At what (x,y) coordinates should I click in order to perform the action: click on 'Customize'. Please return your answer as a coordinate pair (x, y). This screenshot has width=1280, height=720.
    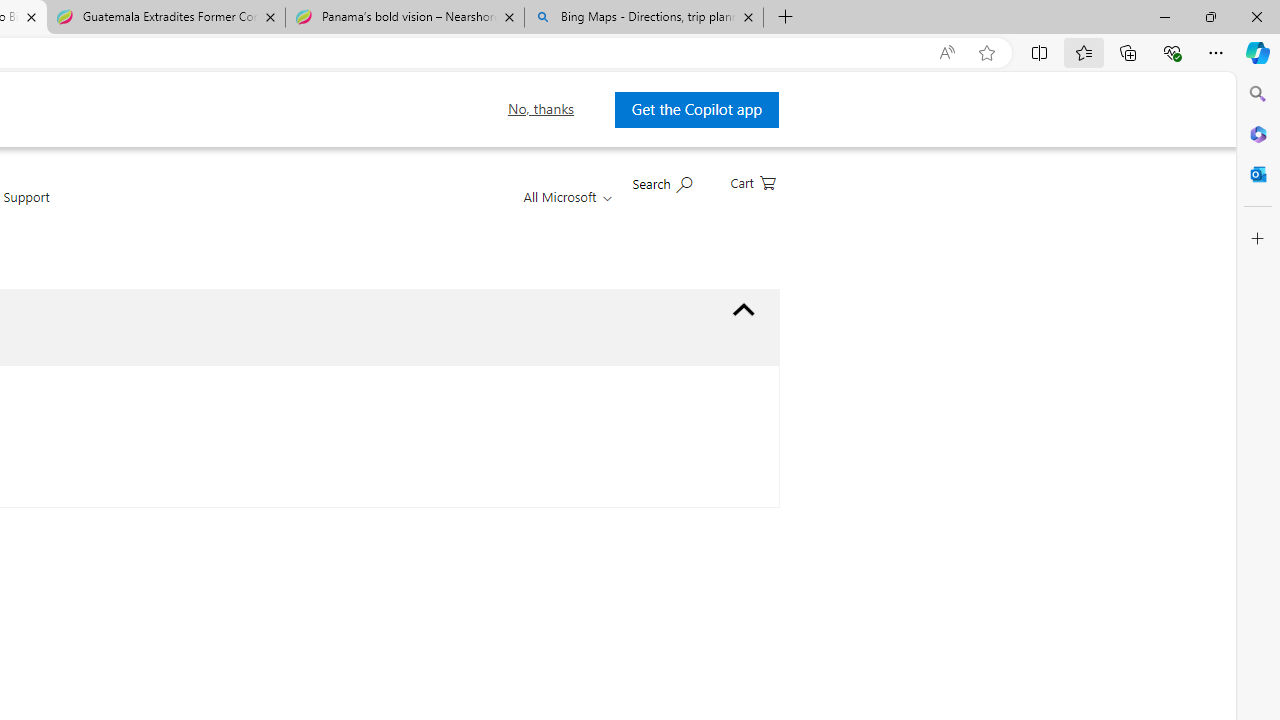
    Looking at the image, I should click on (1257, 238).